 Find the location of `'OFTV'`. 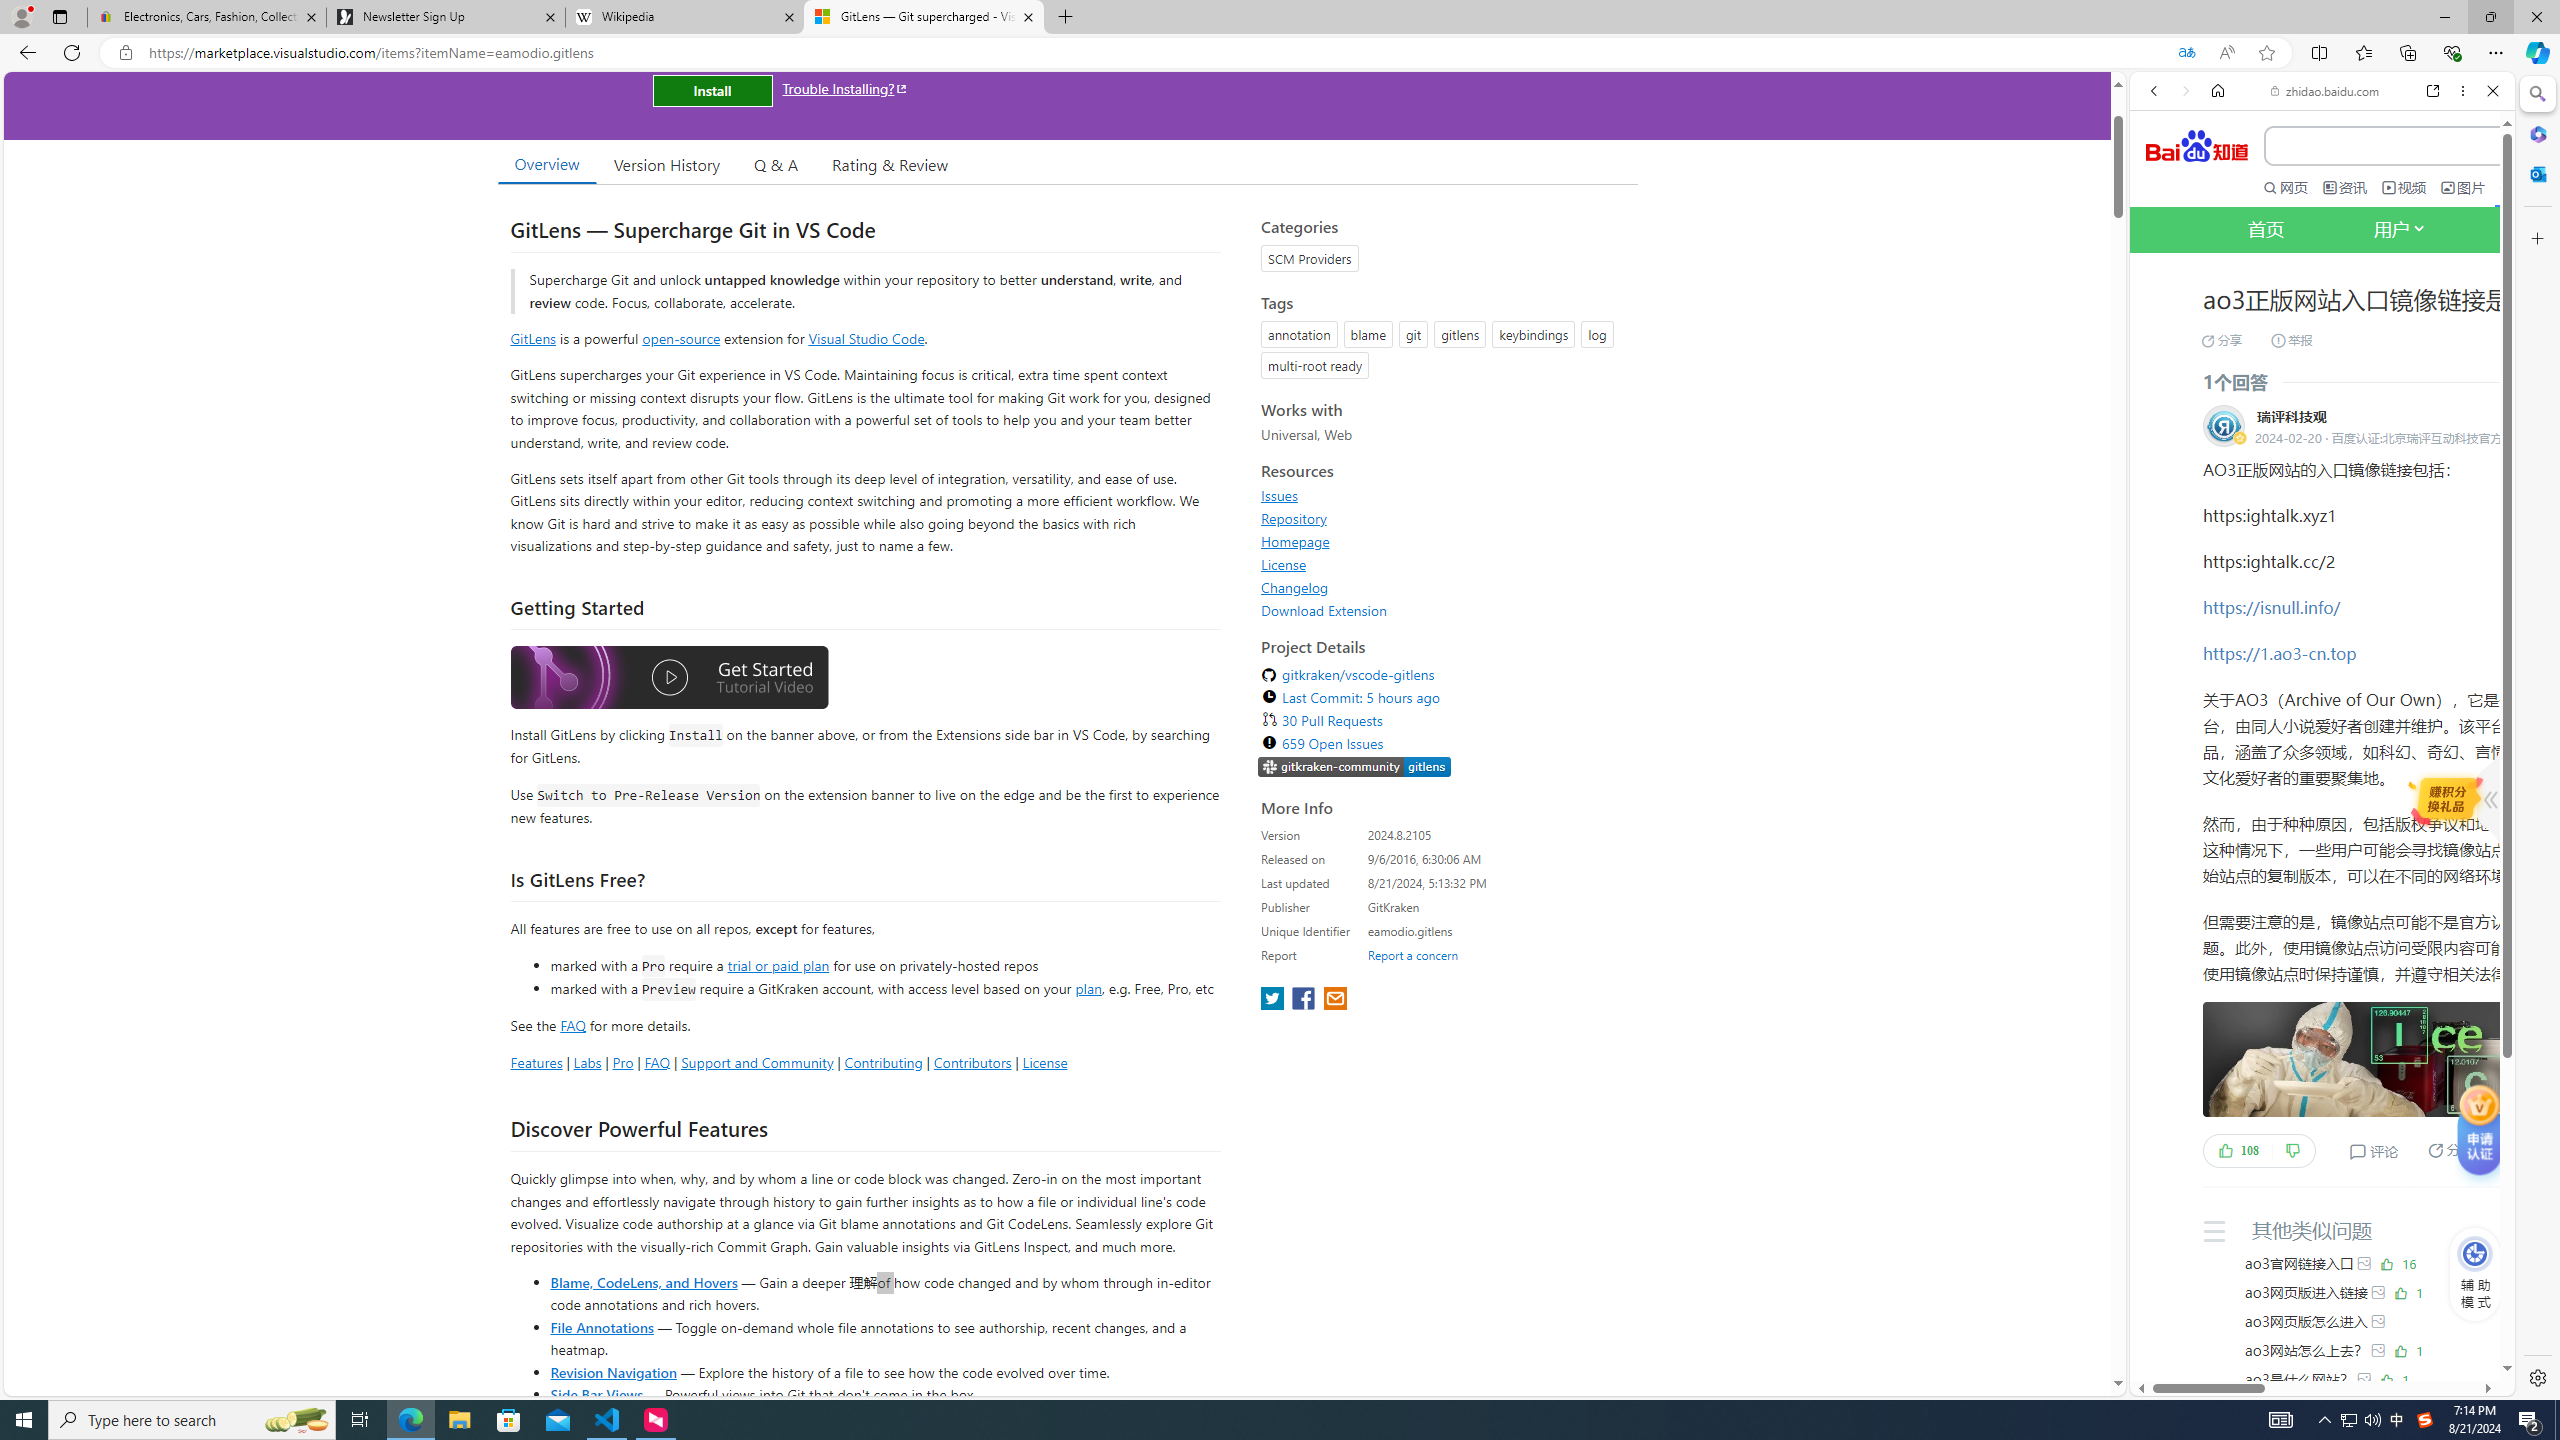

'OFTV' is located at coordinates (2314, 1306).